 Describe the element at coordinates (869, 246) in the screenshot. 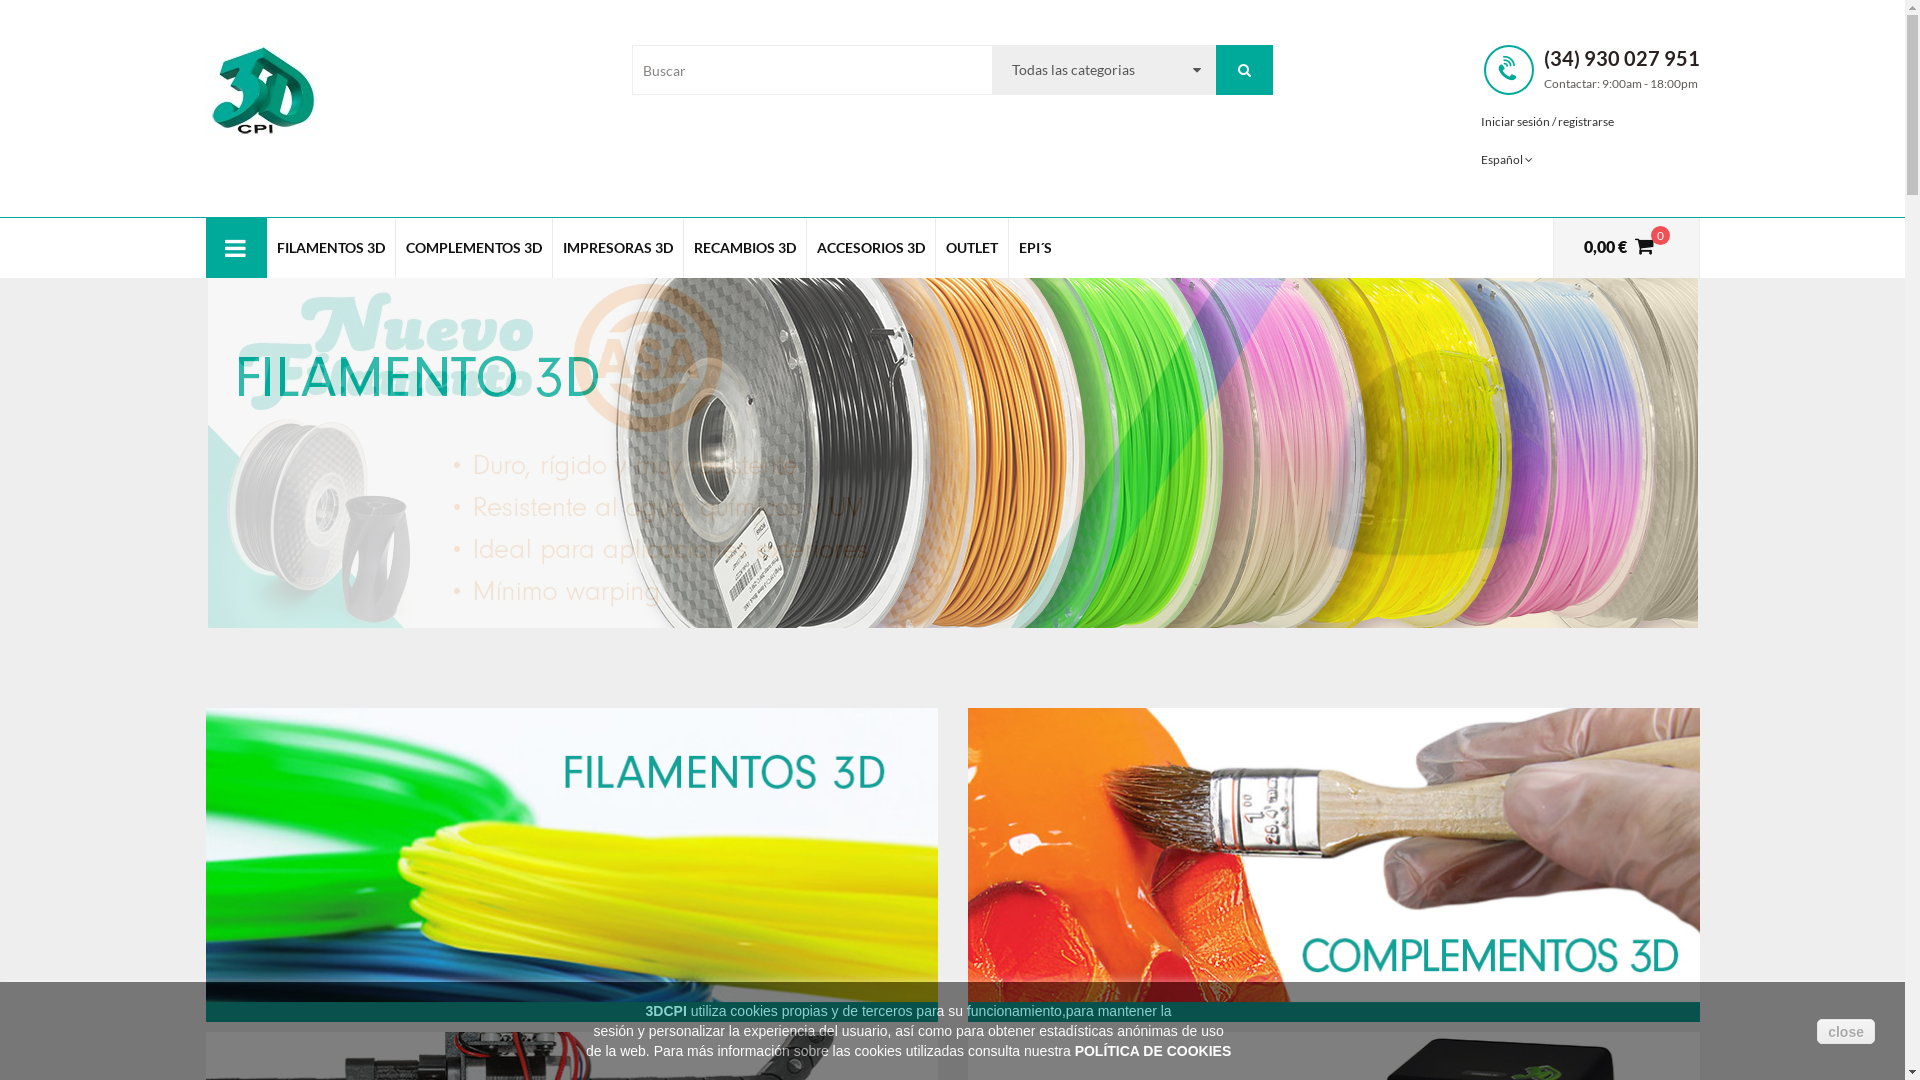

I see `'ACCESORIOS 3D'` at that location.